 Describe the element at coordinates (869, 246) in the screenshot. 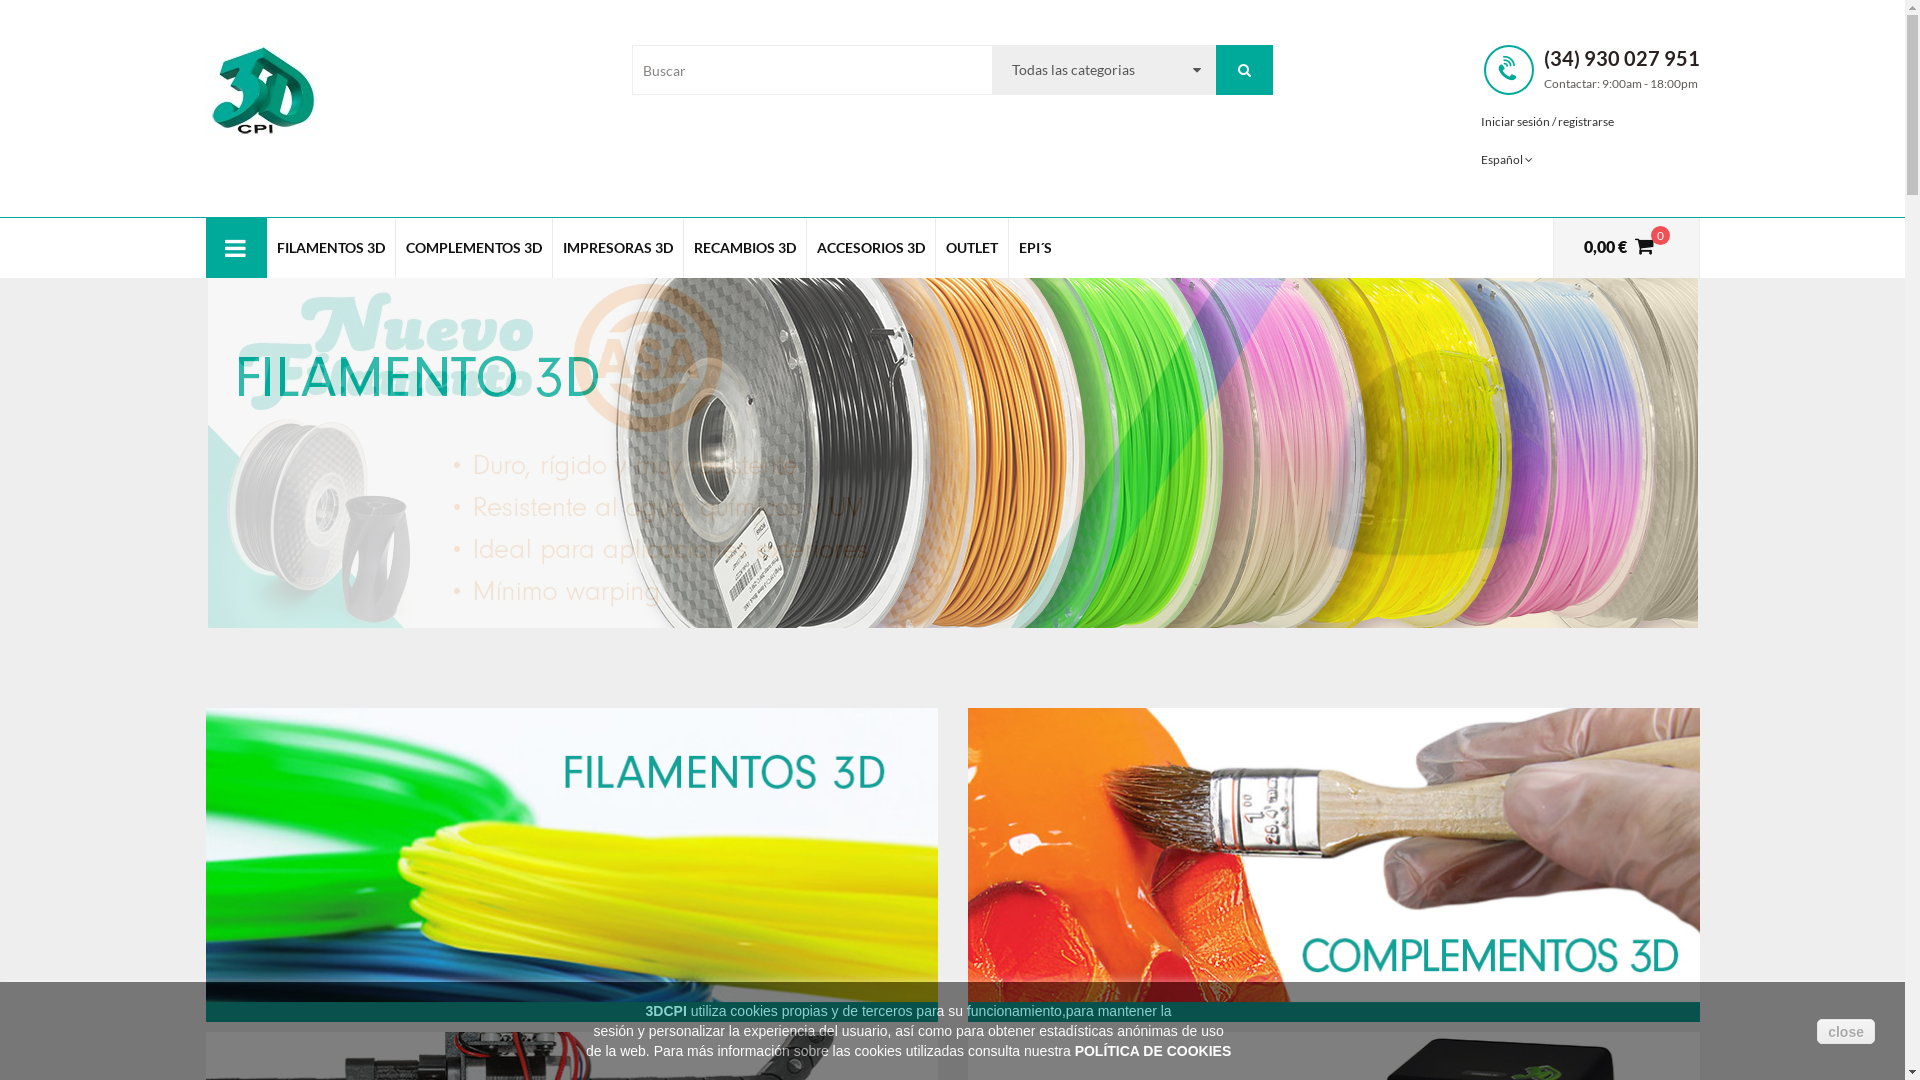

I see `'ACCESORIOS 3D'` at that location.